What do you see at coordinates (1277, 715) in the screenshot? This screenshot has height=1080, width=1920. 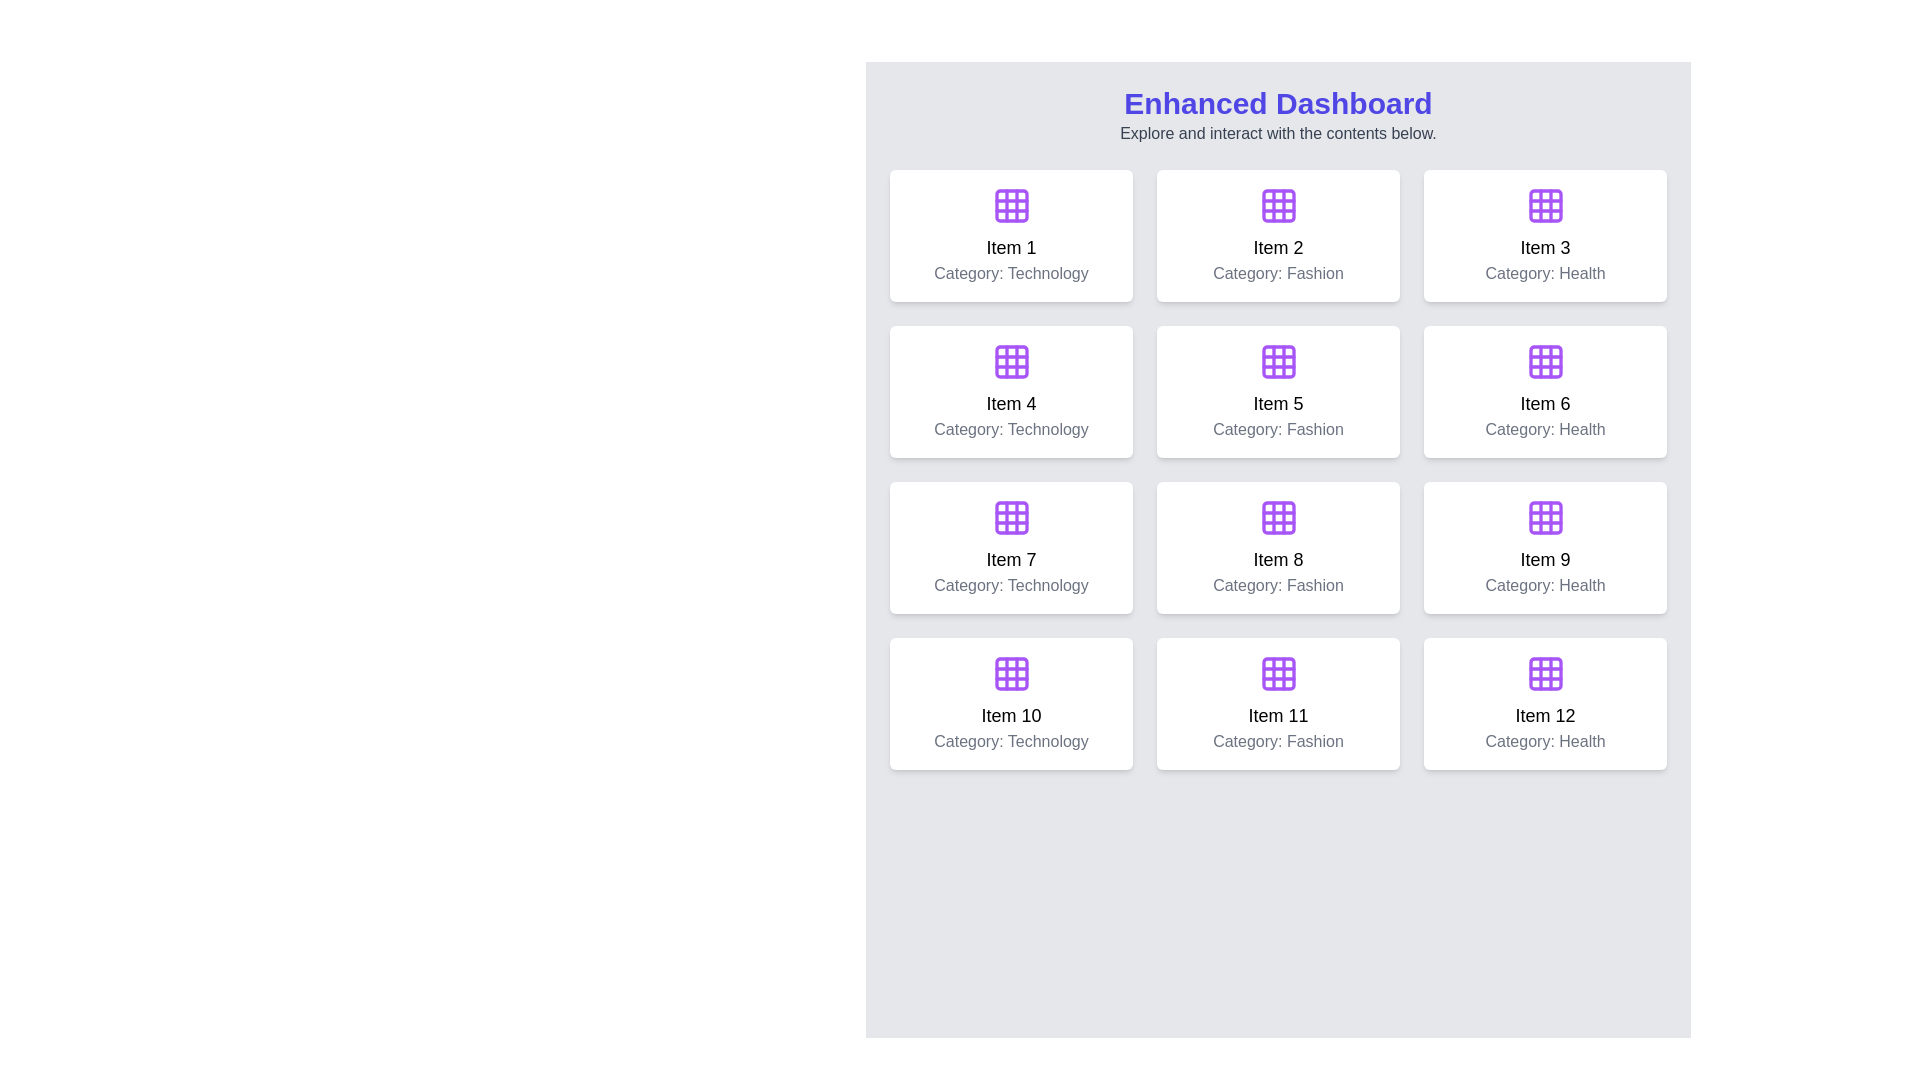 I see `the Text element displaying 'Item 11' which is part of a dashboard grid layout, positioned between 'Item 10' and 'Item 12'` at bounding box center [1277, 715].